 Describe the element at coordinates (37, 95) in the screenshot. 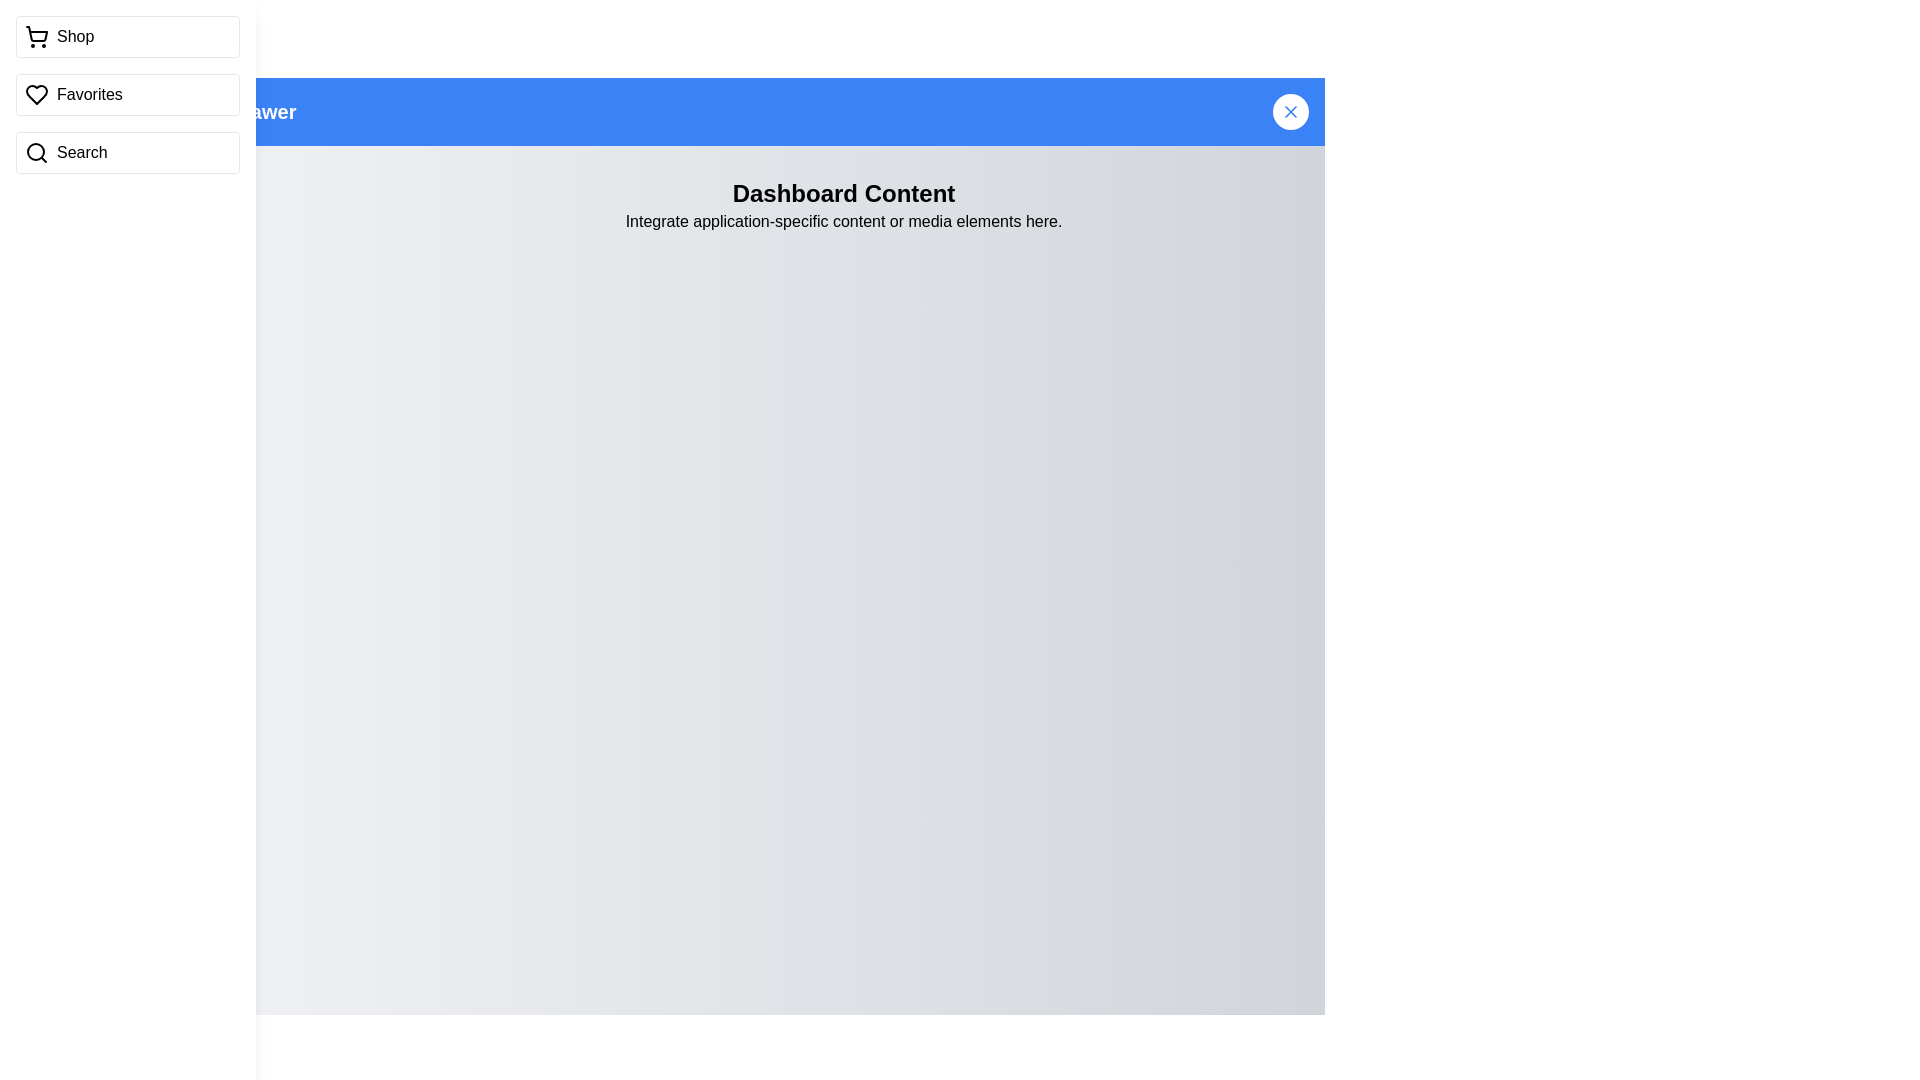

I see `the heart-shaped icon in the sidebar menu associated with the 'Favorites' label` at that location.